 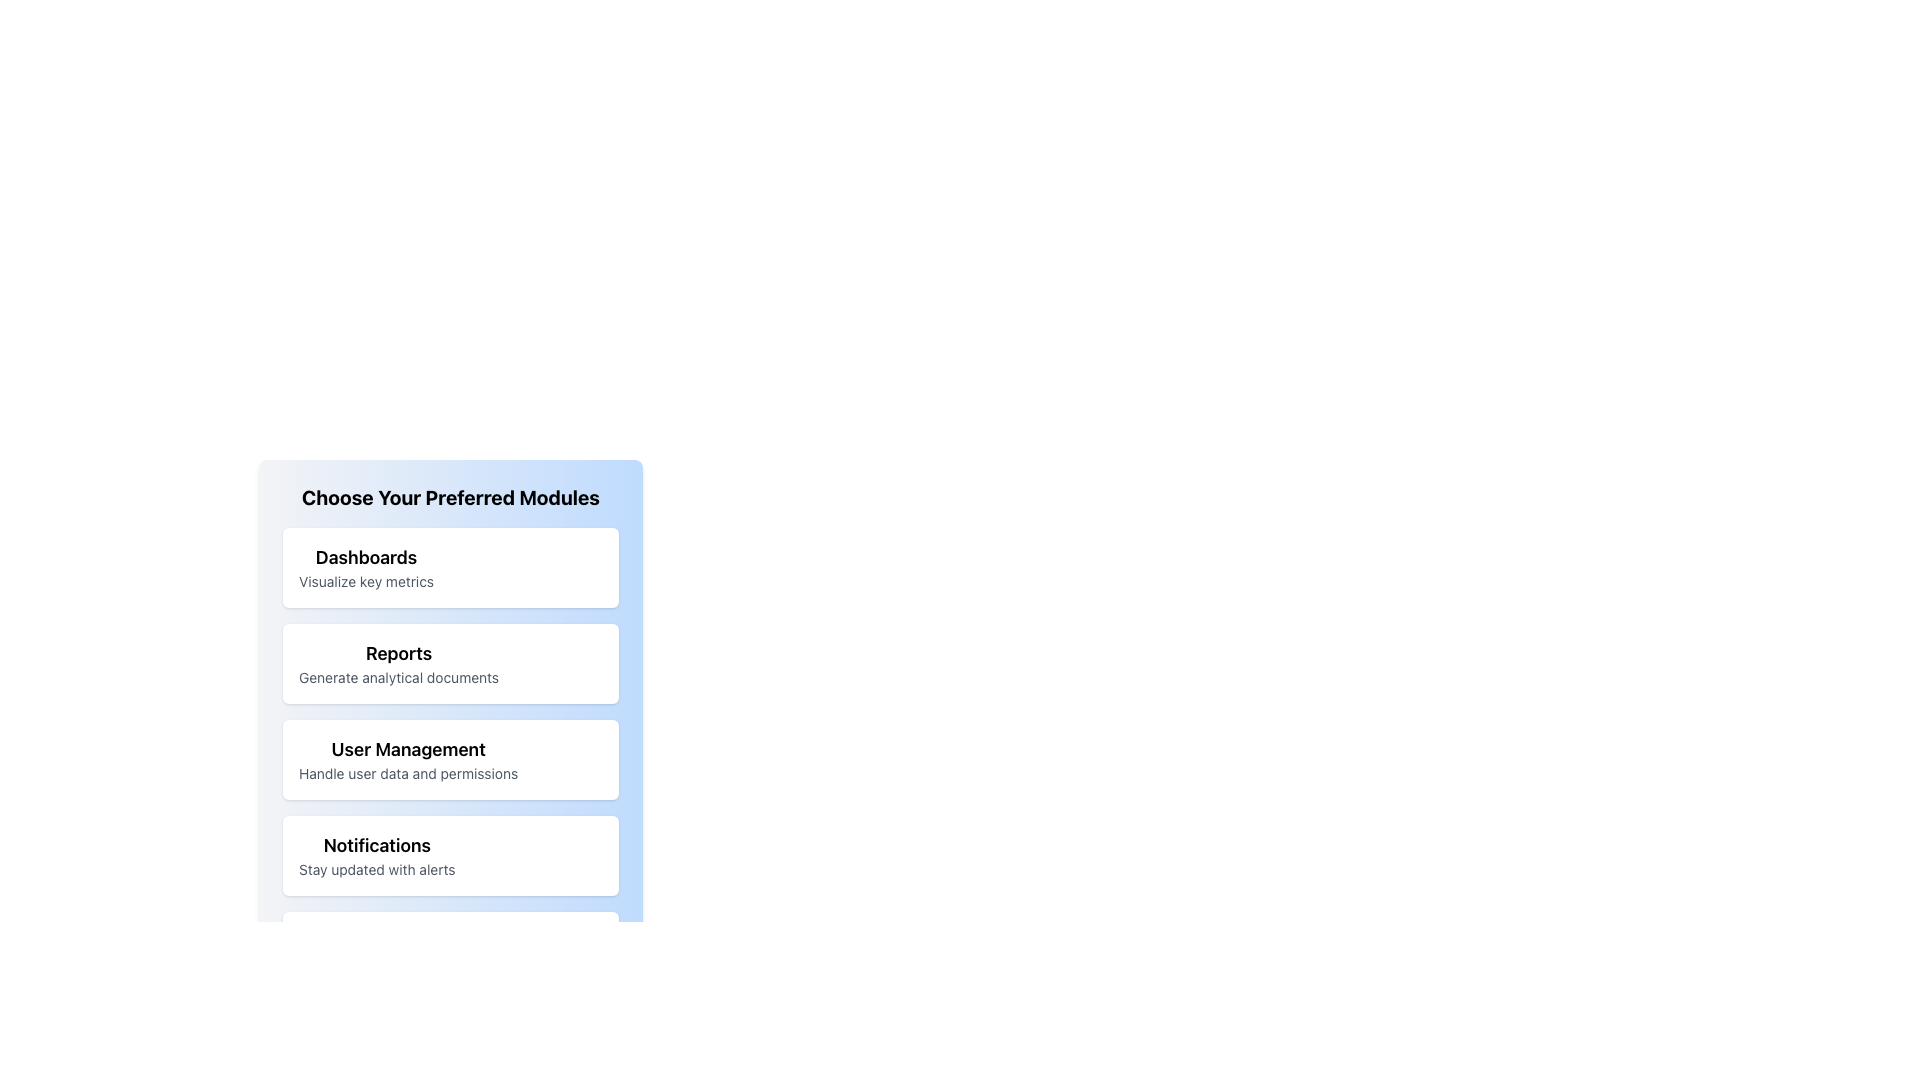 I want to click on the text label displaying 'Generate analytical documents', which is positioned below the 'Reports' header in the vertical menu layout, so click(x=398, y=677).